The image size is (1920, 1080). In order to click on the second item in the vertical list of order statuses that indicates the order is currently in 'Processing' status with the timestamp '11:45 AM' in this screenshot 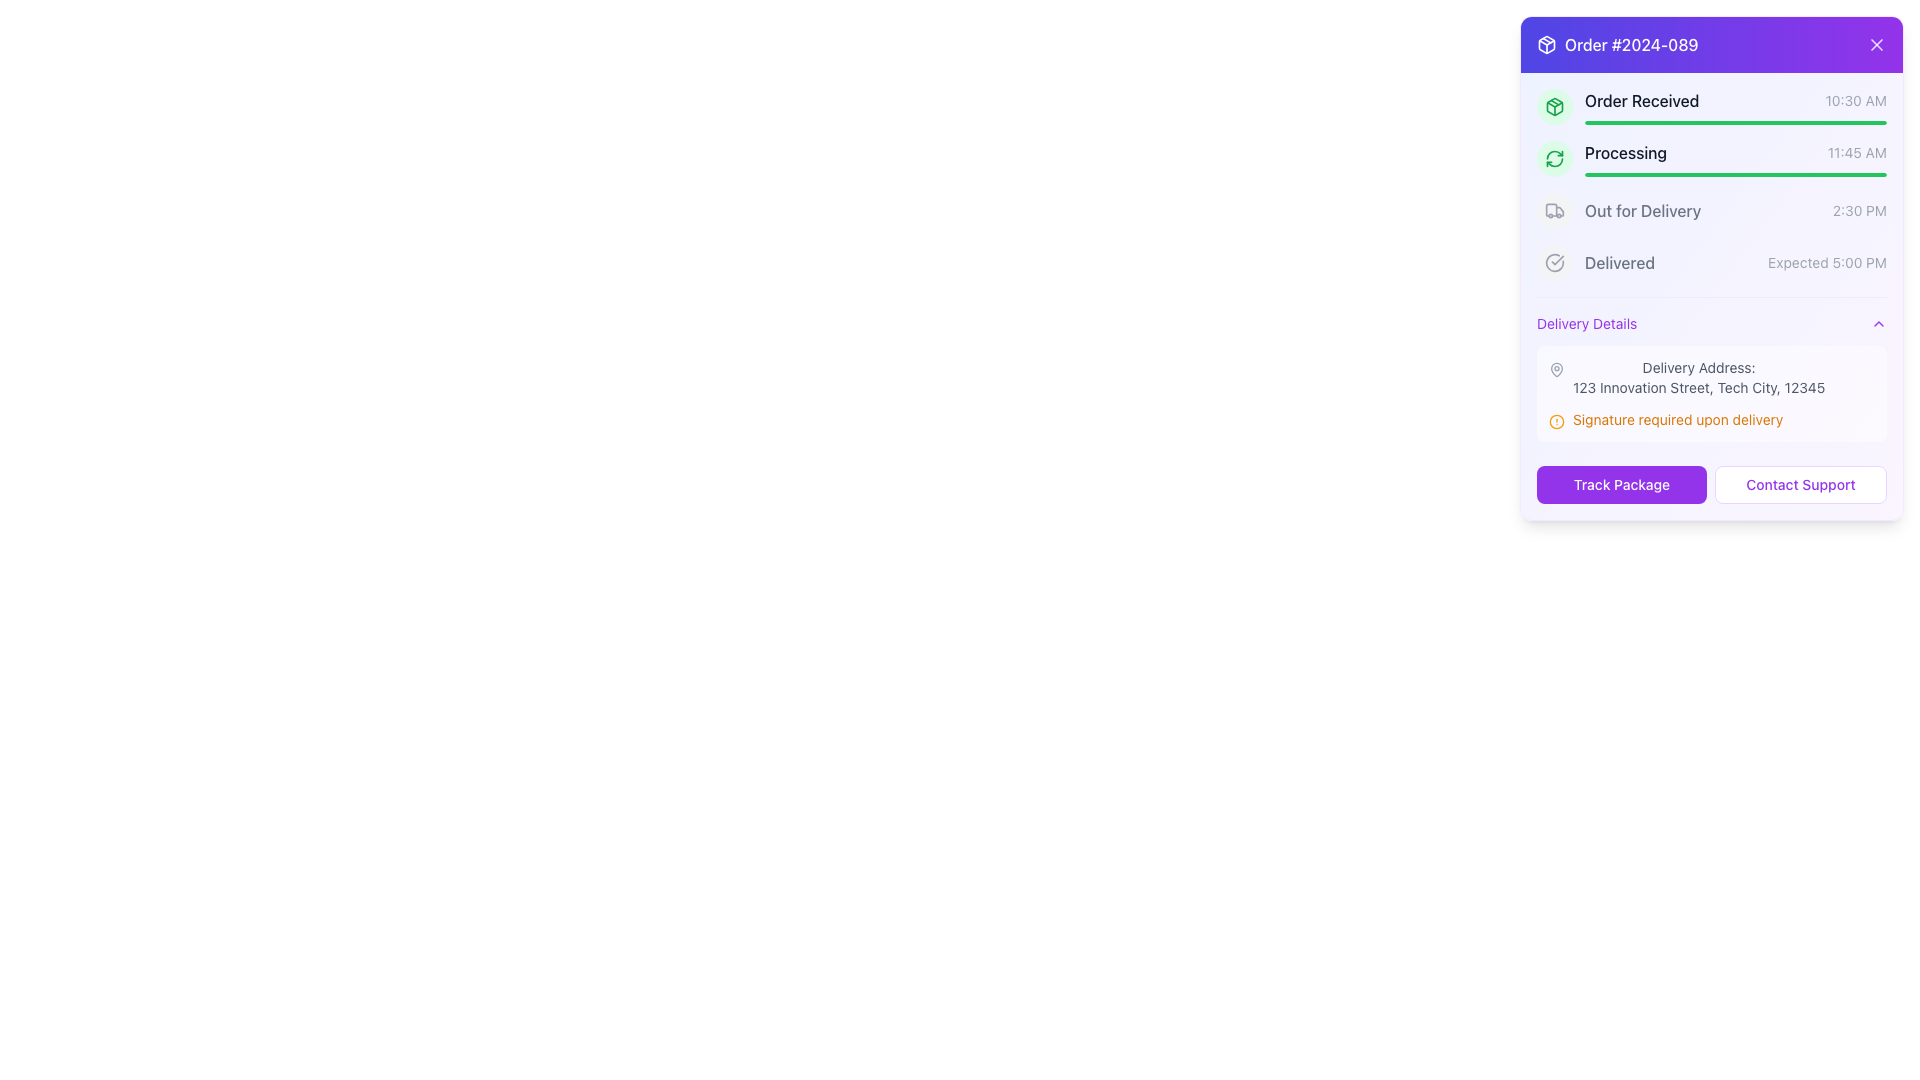, I will do `click(1711, 185)`.